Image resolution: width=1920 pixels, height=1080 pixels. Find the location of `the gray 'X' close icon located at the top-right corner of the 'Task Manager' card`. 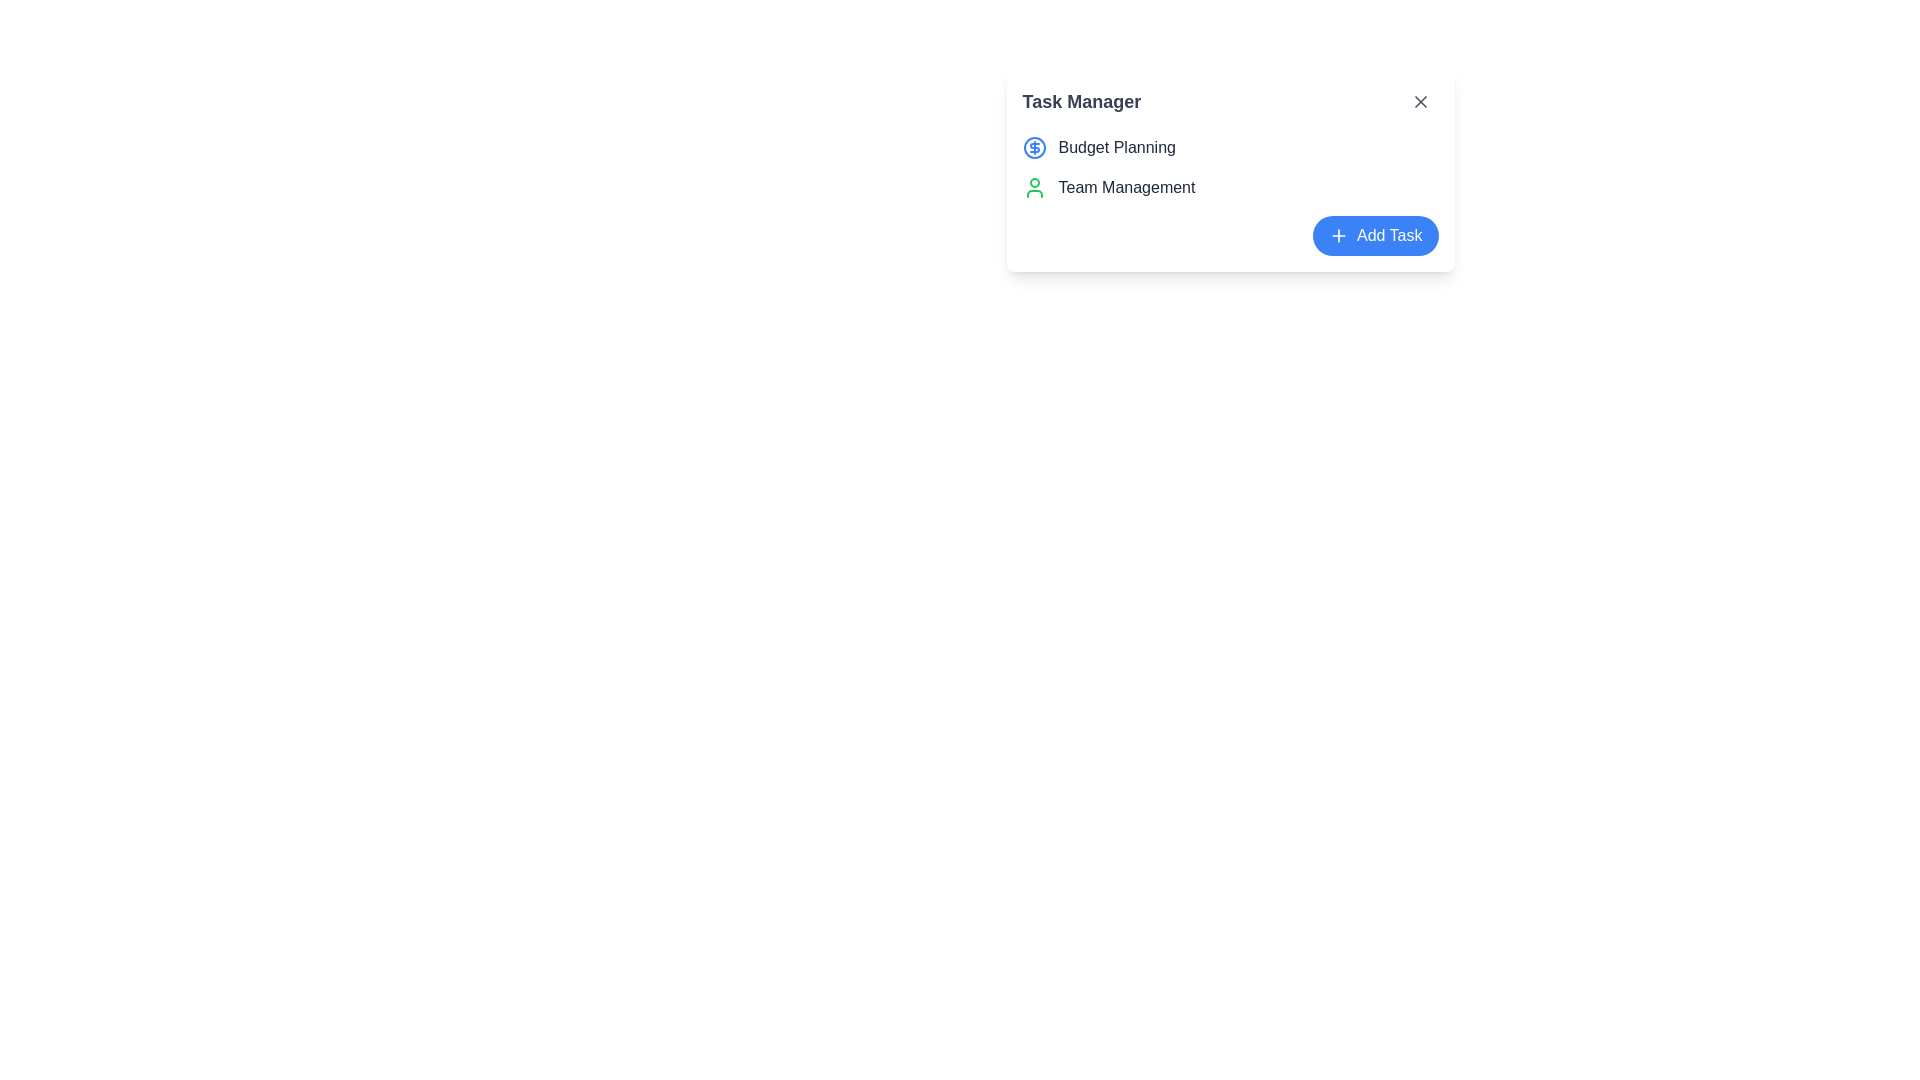

the gray 'X' close icon located at the top-right corner of the 'Task Manager' card is located at coordinates (1419, 101).